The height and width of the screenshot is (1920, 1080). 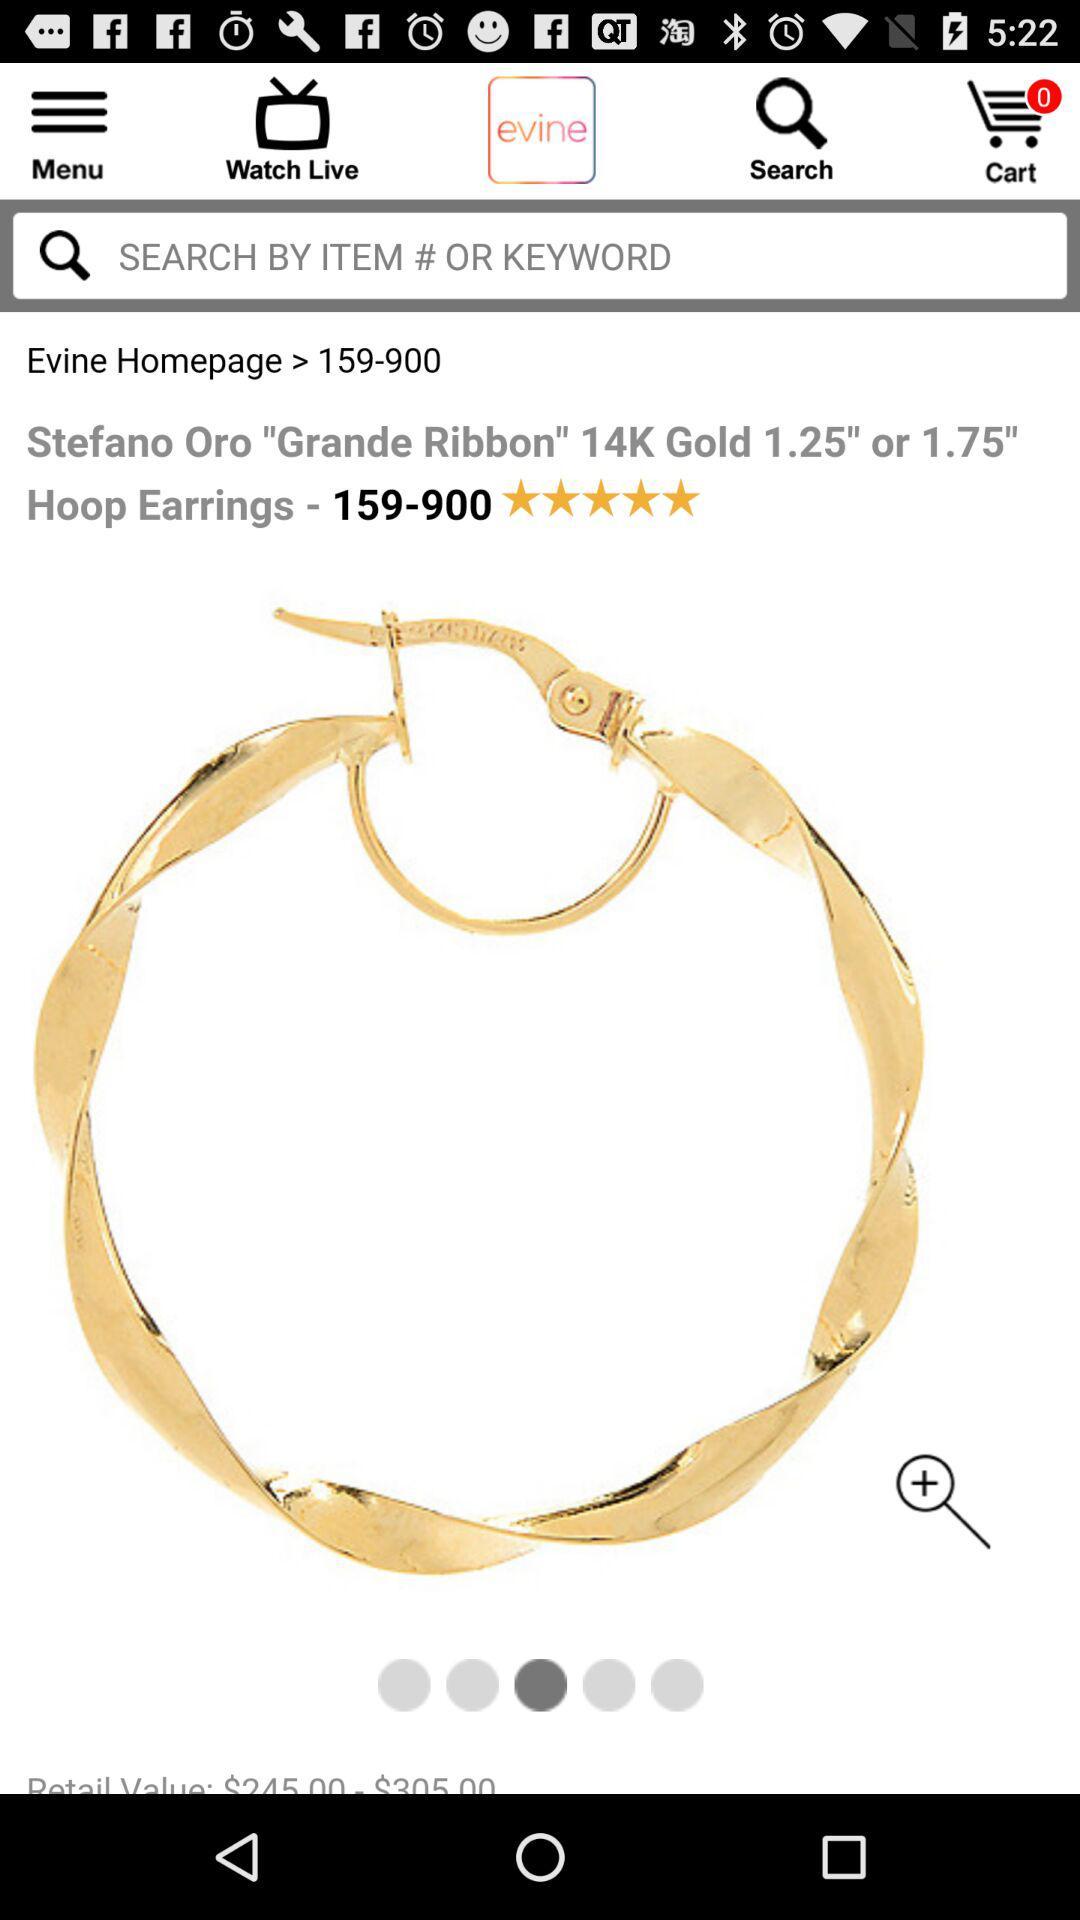 What do you see at coordinates (540, 1051) in the screenshot?
I see `show full details of earrings` at bounding box center [540, 1051].